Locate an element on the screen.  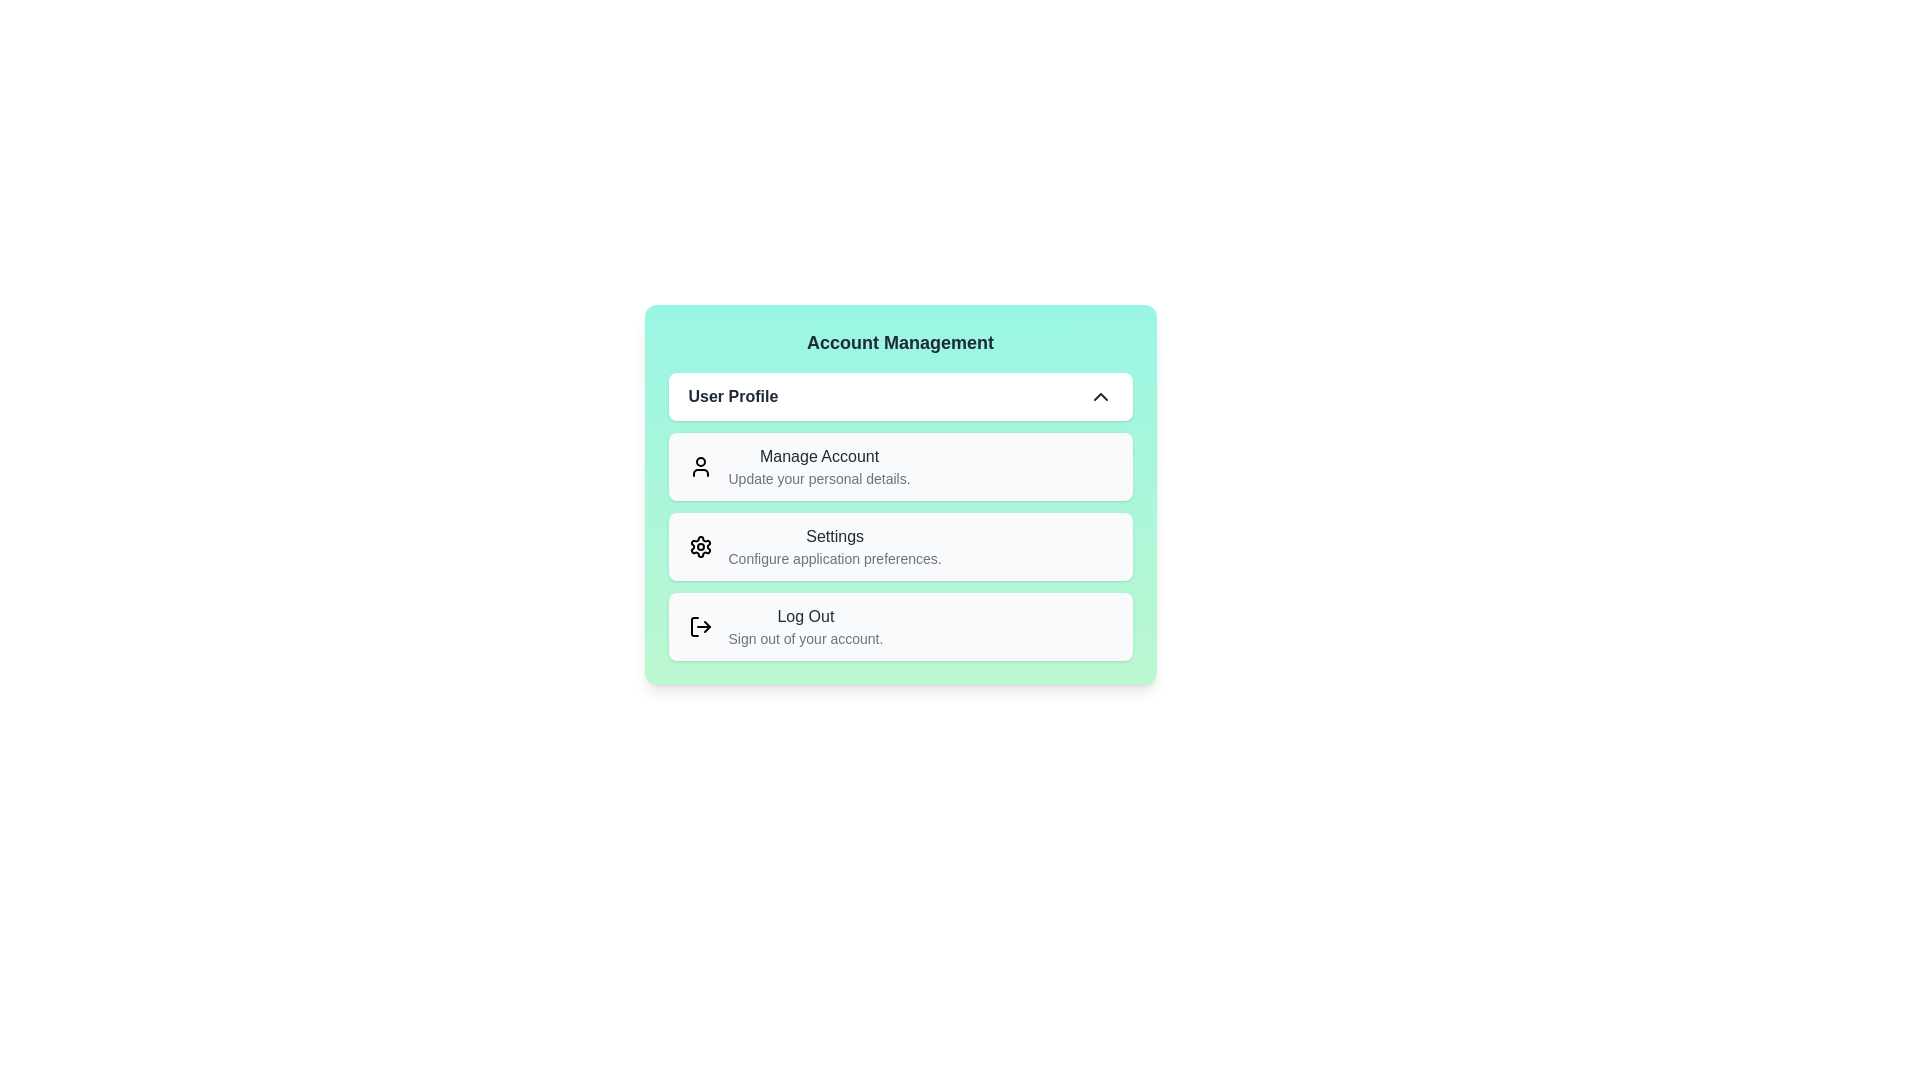
the icon corresponding to the menu item Log Out is located at coordinates (700, 626).